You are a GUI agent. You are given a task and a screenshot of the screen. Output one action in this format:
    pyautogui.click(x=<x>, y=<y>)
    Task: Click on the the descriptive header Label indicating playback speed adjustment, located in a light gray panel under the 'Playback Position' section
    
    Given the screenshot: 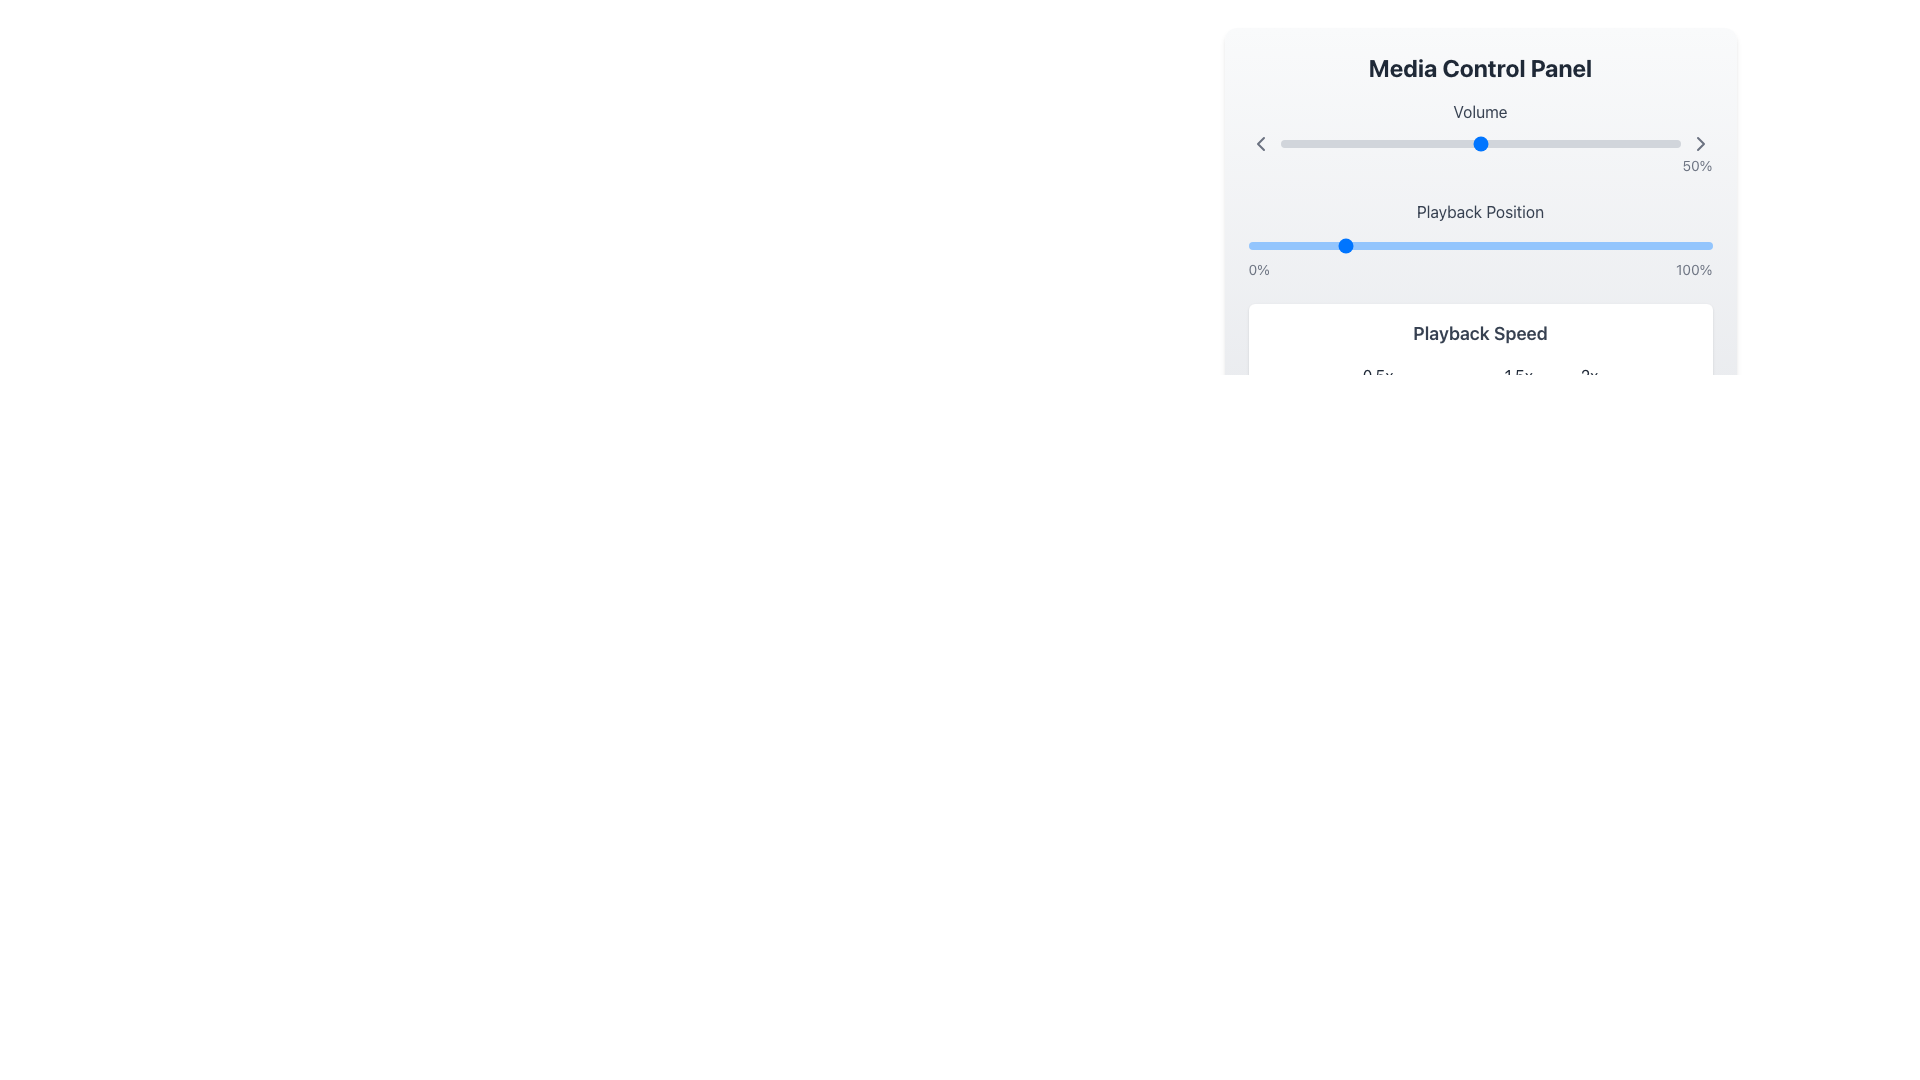 What is the action you would take?
    pyautogui.click(x=1480, y=333)
    